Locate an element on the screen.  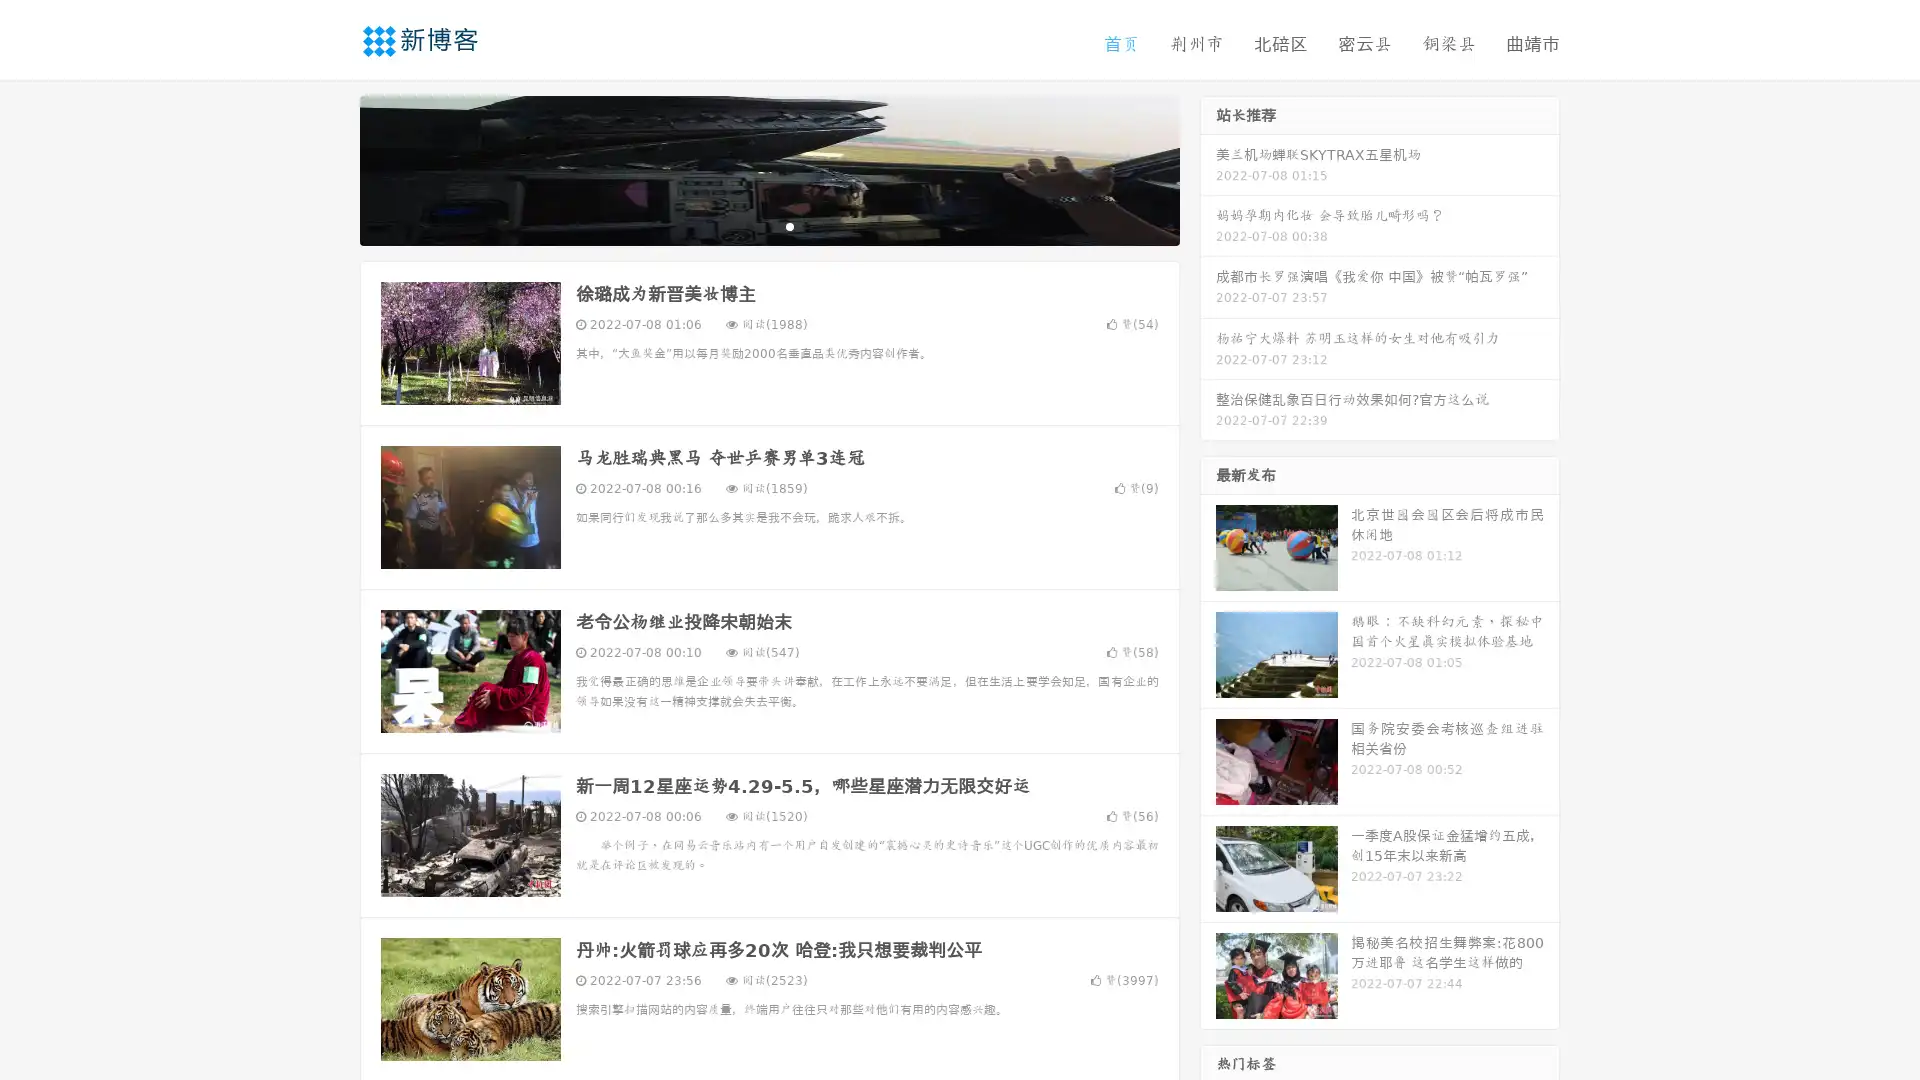
Go to slide 1 is located at coordinates (748, 225).